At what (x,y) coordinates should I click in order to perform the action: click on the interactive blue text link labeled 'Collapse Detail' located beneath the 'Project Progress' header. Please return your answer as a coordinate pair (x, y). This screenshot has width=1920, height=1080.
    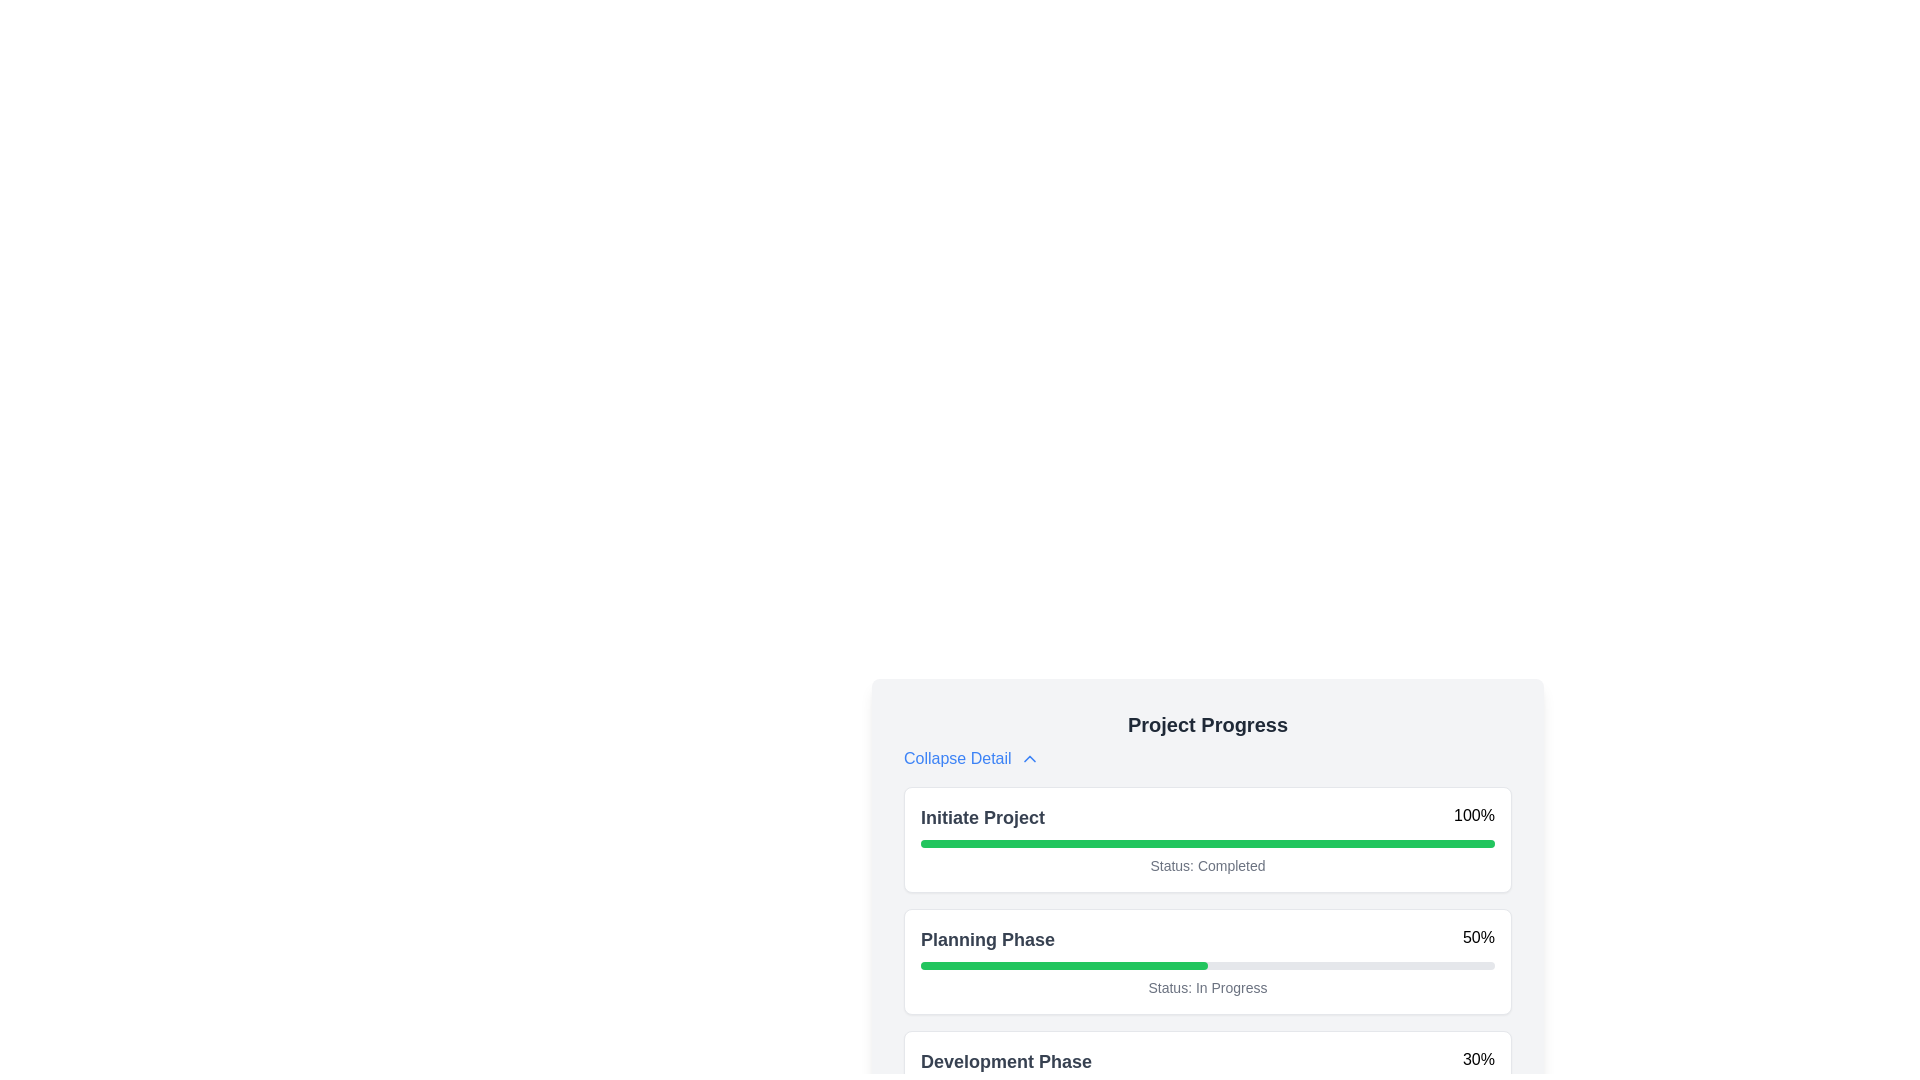
    Looking at the image, I should click on (971, 759).